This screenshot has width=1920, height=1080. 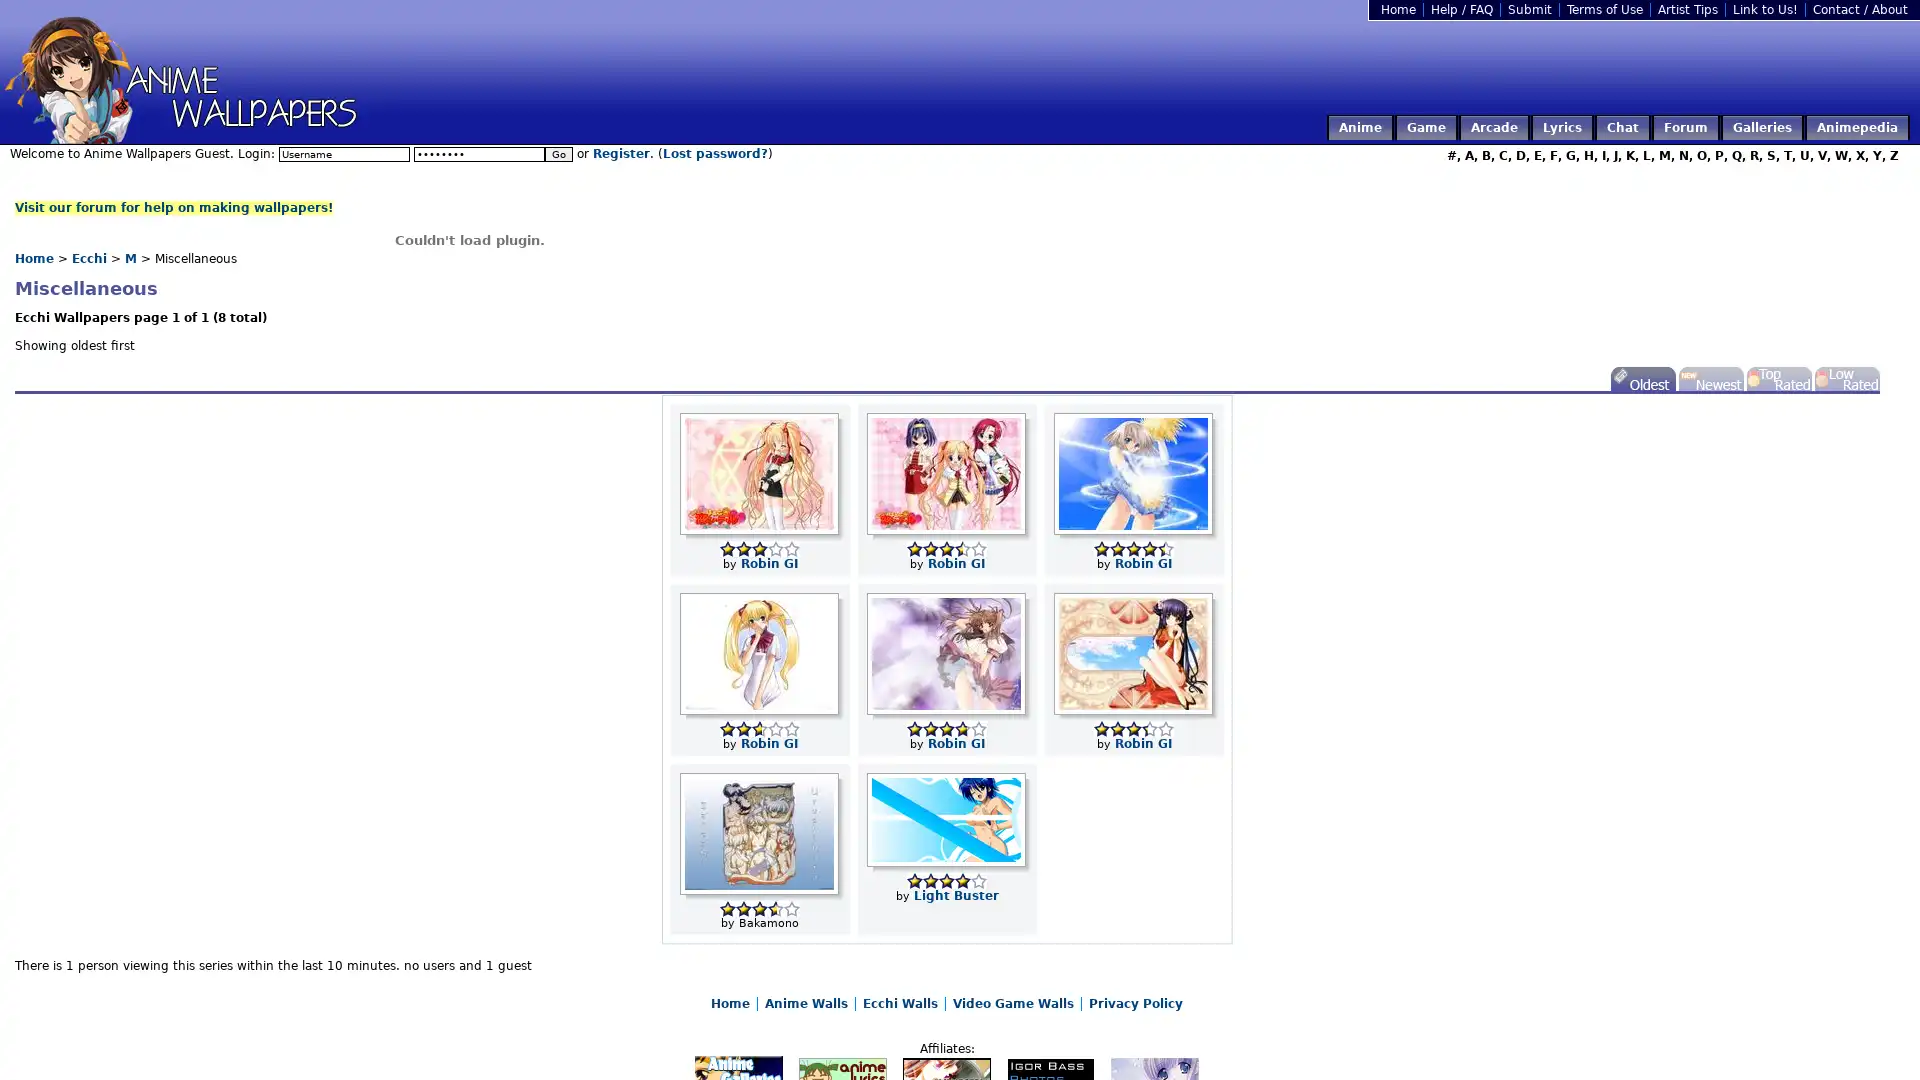 What do you see at coordinates (558, 153) in the screenshot?
I see `Go` at bounding box center [558, 153].